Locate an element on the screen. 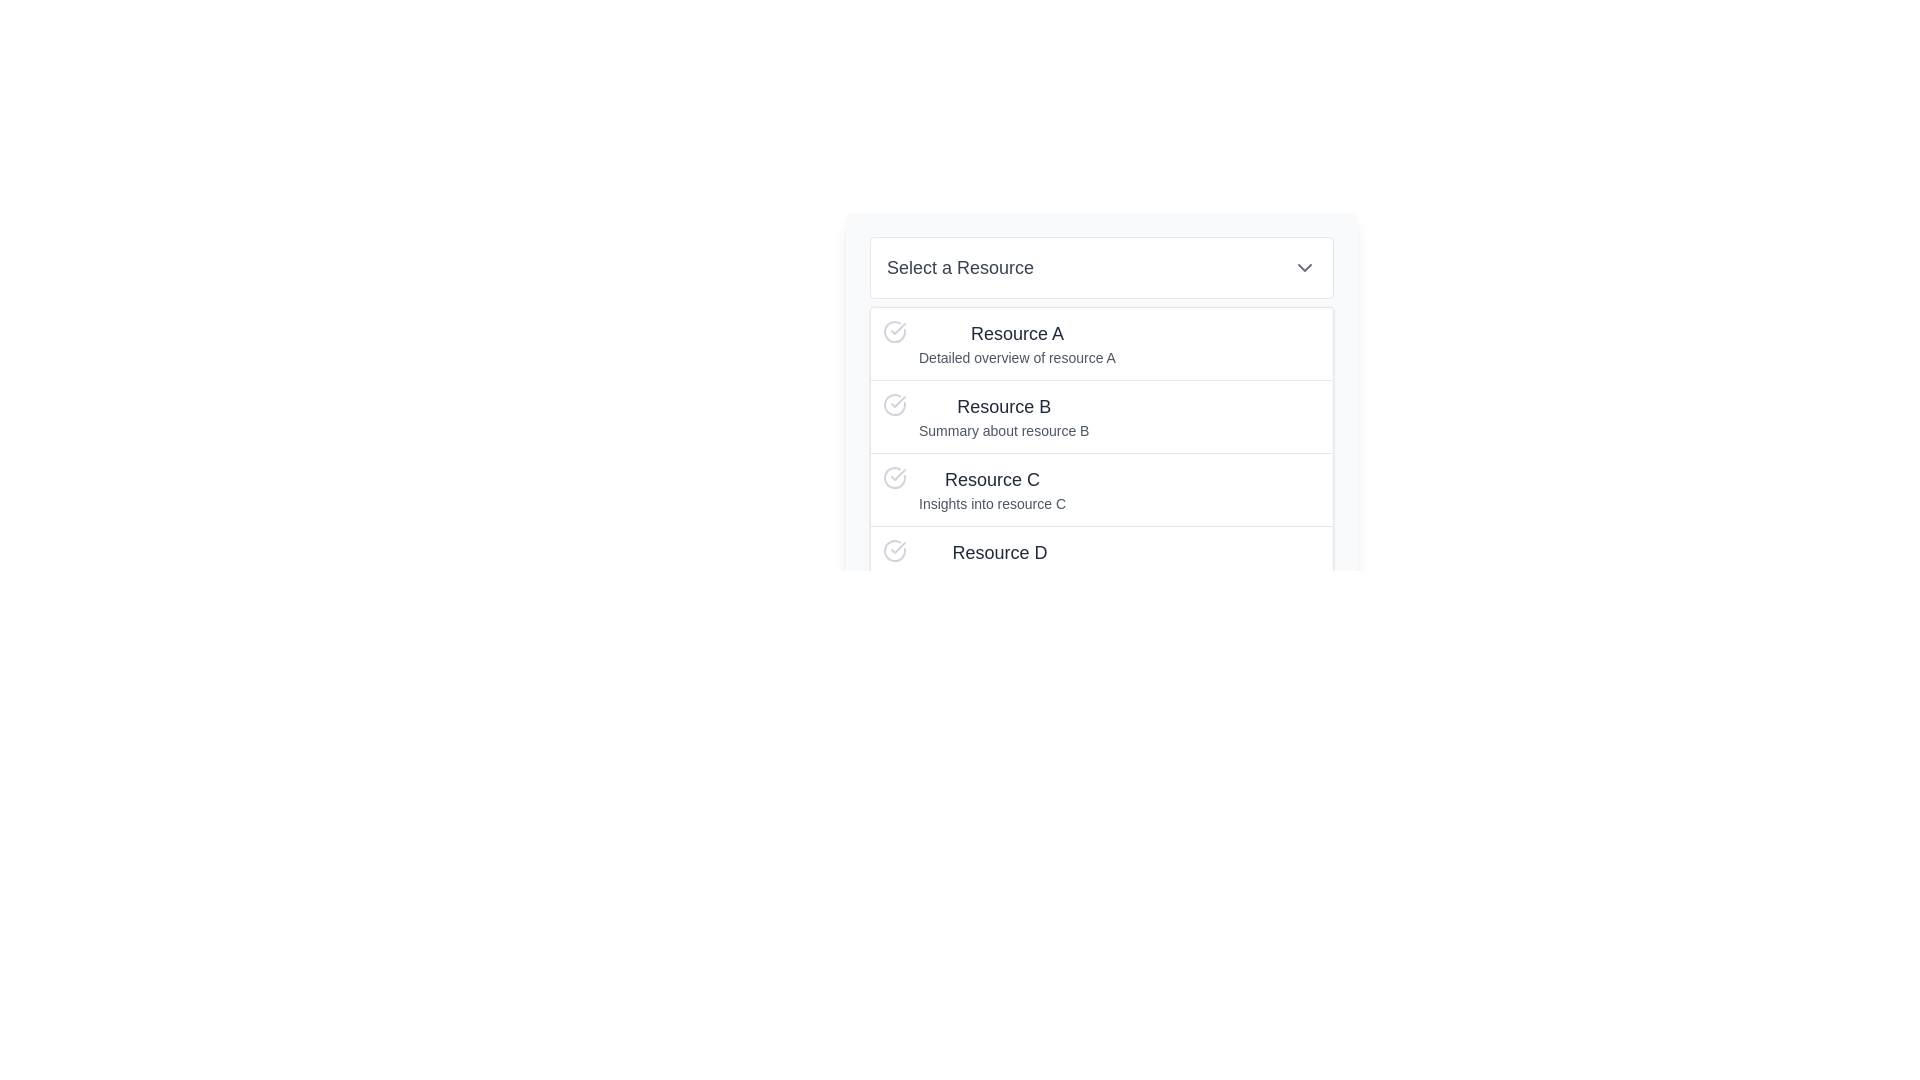  the selection status icon for 'Resource B' is located at coordinates (893, 405).